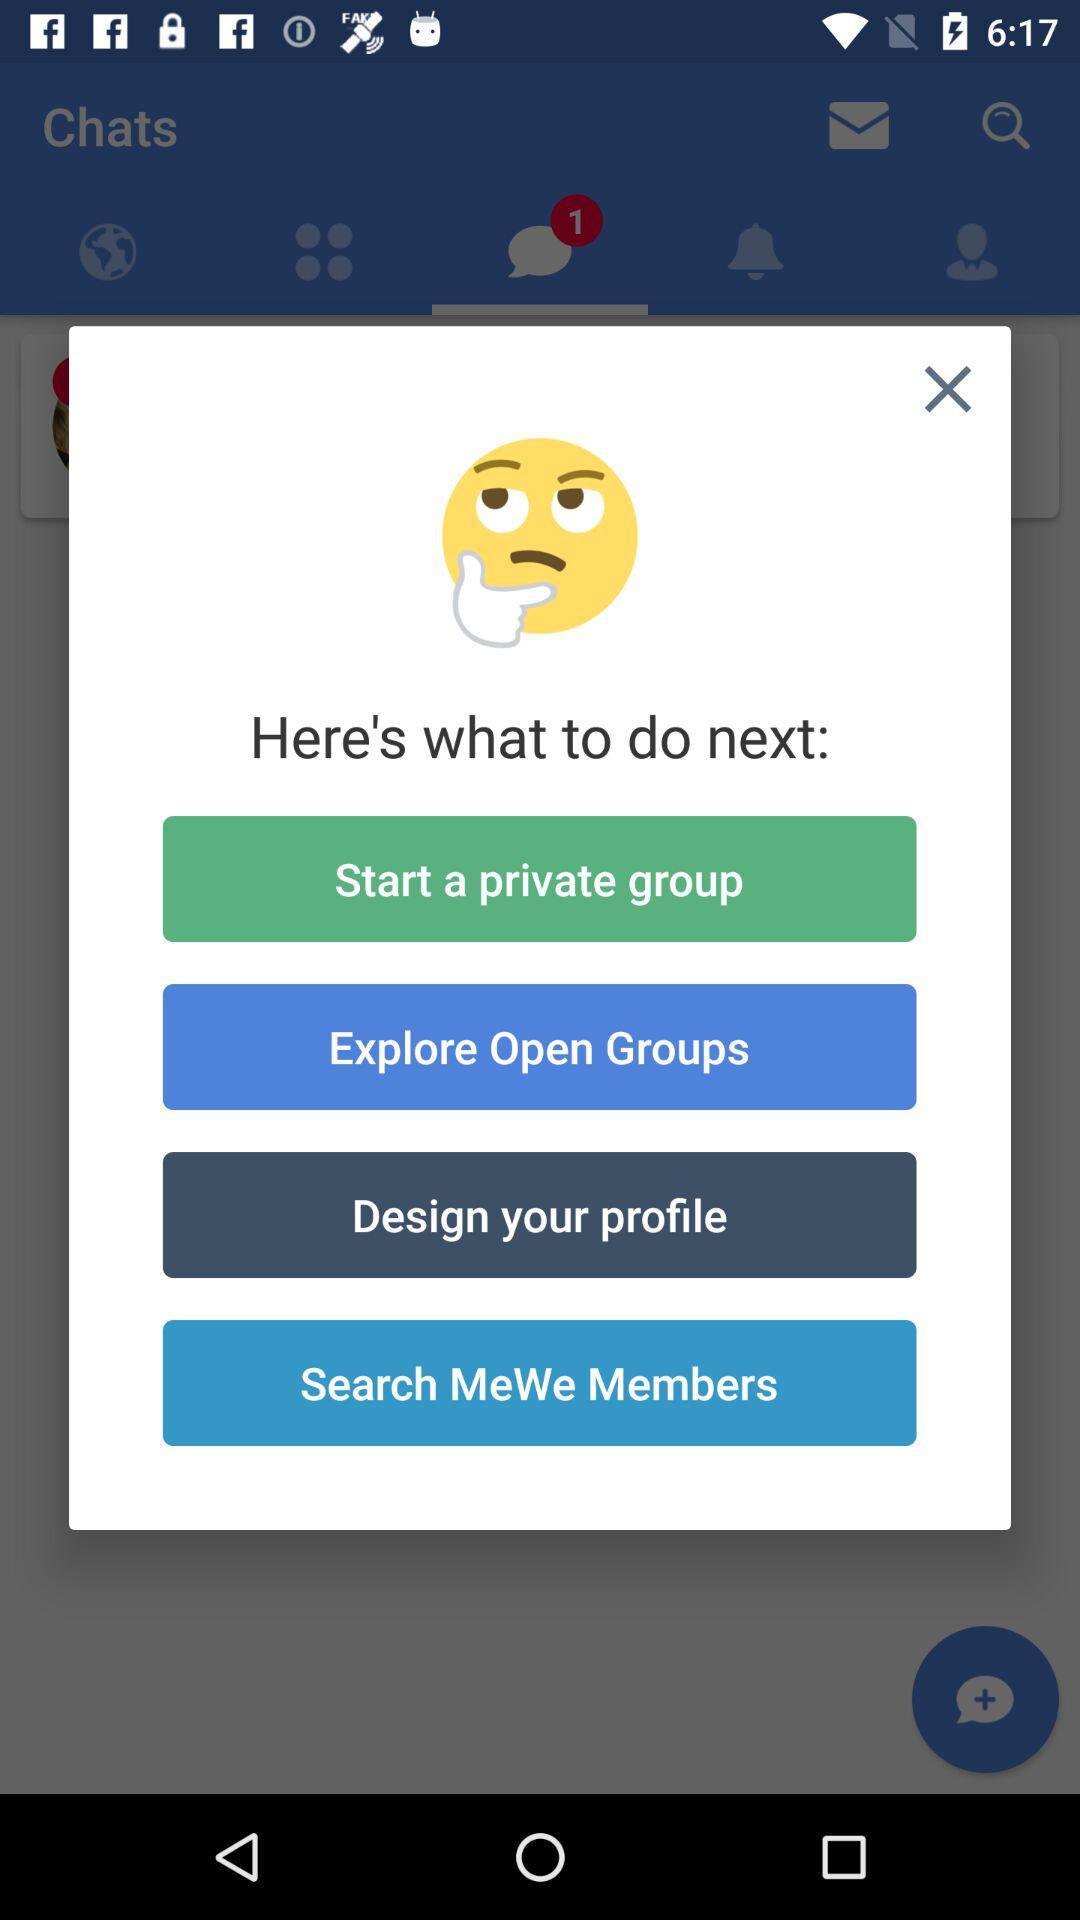 This screenshot has width=1080, height=1920. I want to click on item above the start a private icon, so click(947, 389).